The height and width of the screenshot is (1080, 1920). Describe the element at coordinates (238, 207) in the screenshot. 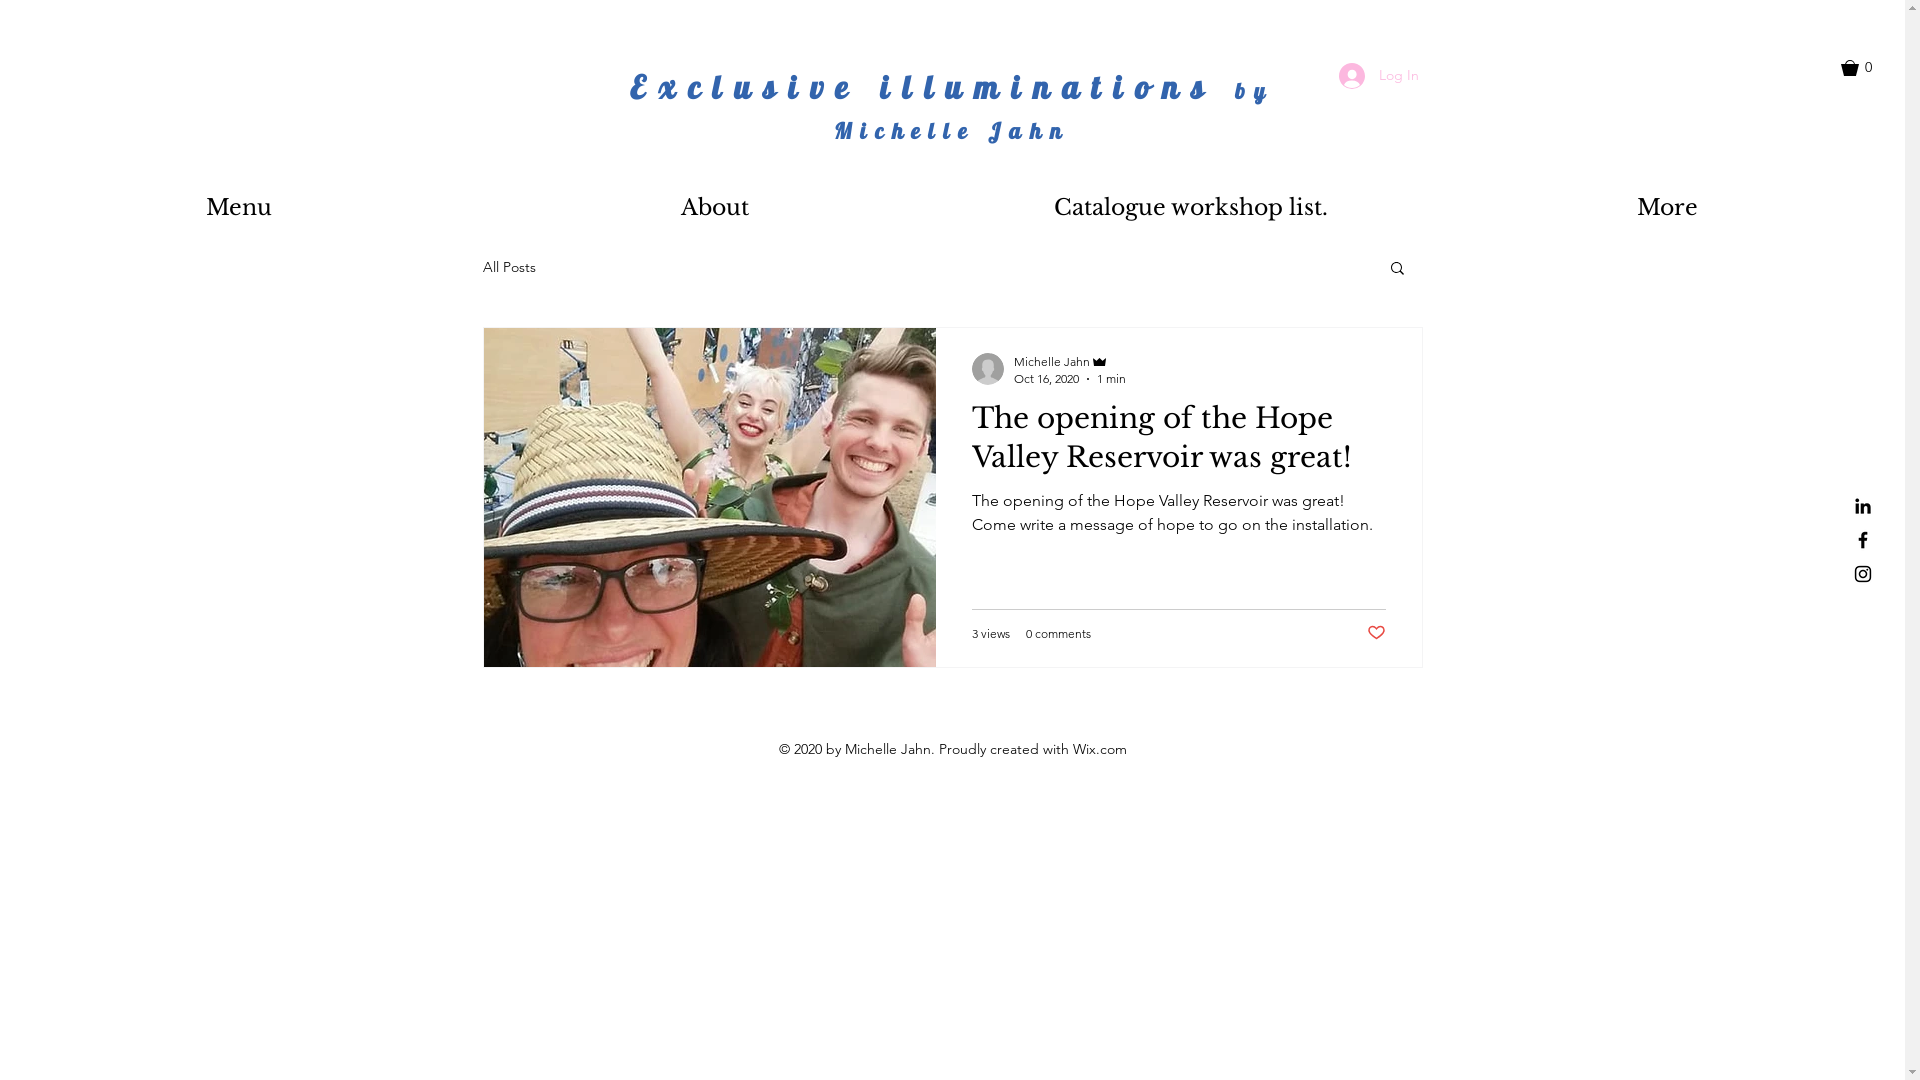

I see `'Menu'` at that location.